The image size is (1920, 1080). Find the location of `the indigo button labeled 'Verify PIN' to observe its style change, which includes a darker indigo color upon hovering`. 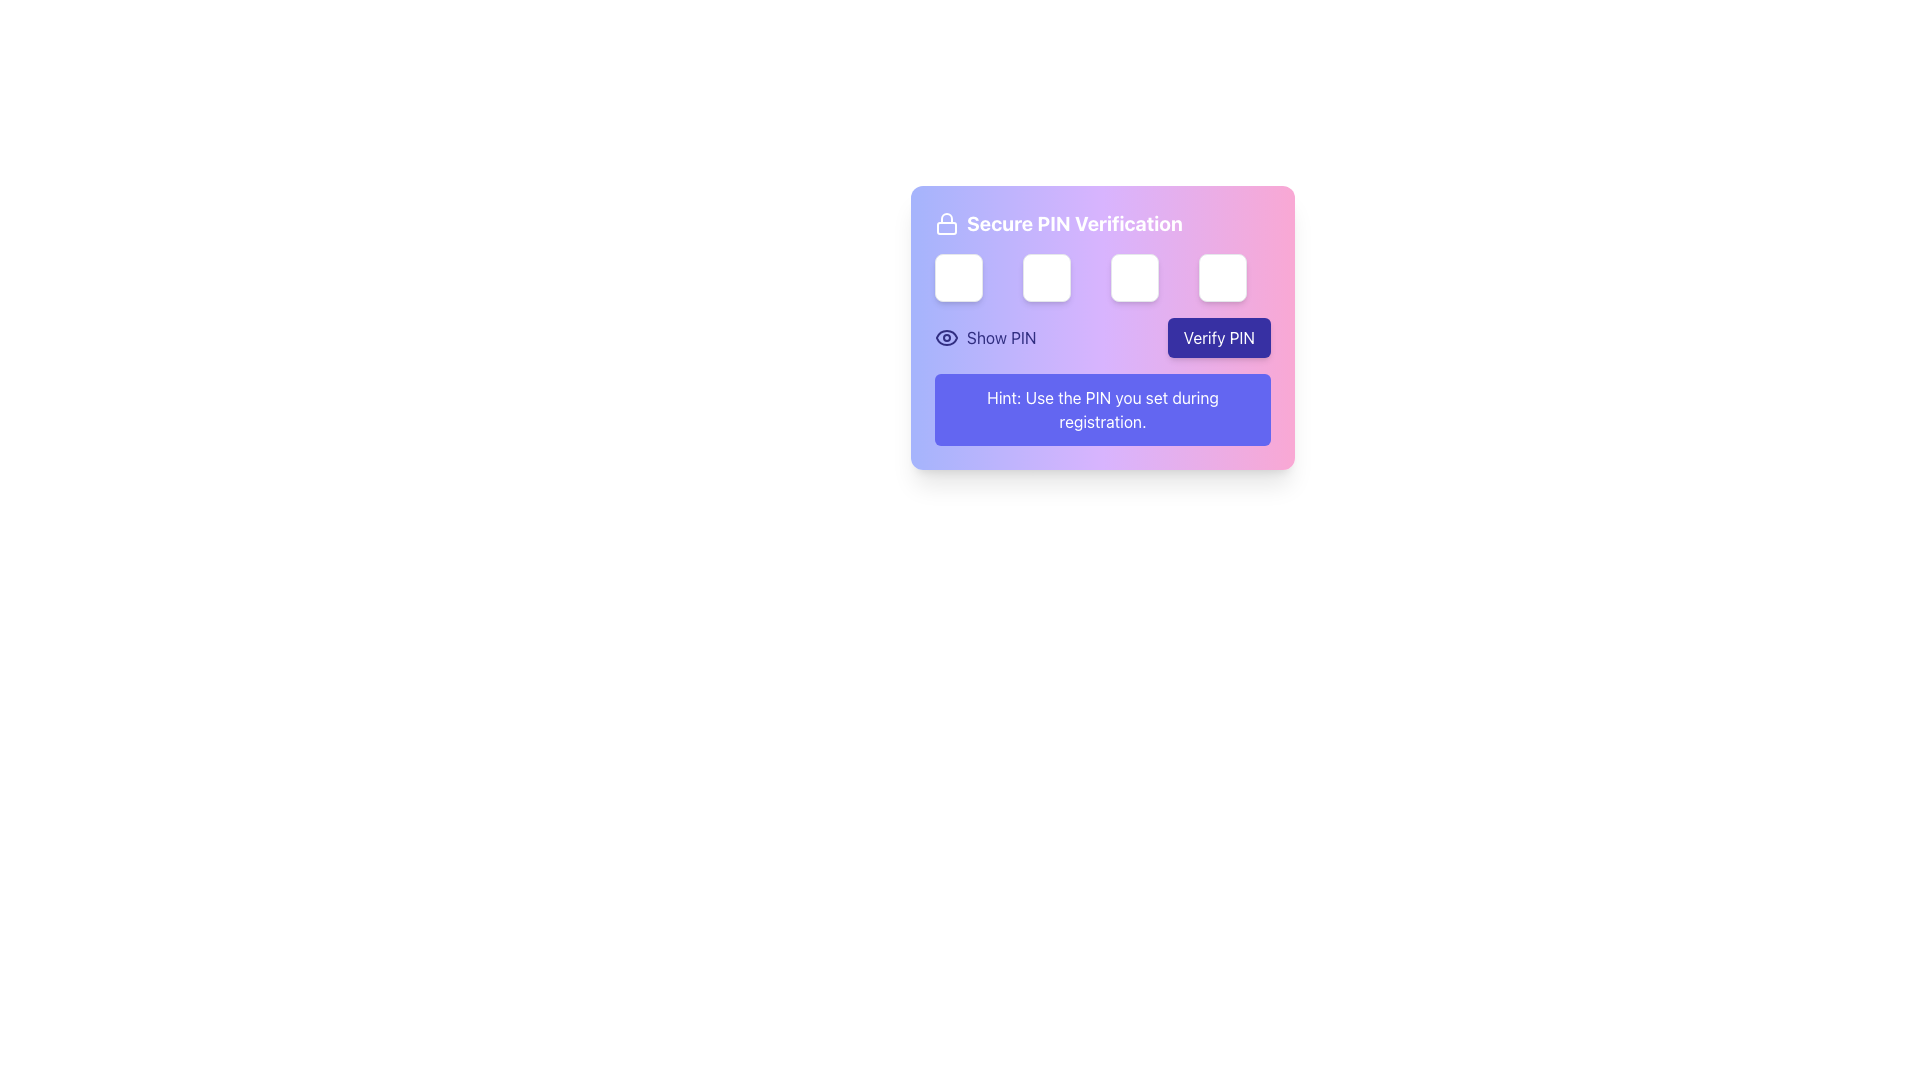

the indigo button labeled 'Verify PIN' to observe its style change, which includes a darker indigo color upon hovering is located at coordinates (1218, 337).